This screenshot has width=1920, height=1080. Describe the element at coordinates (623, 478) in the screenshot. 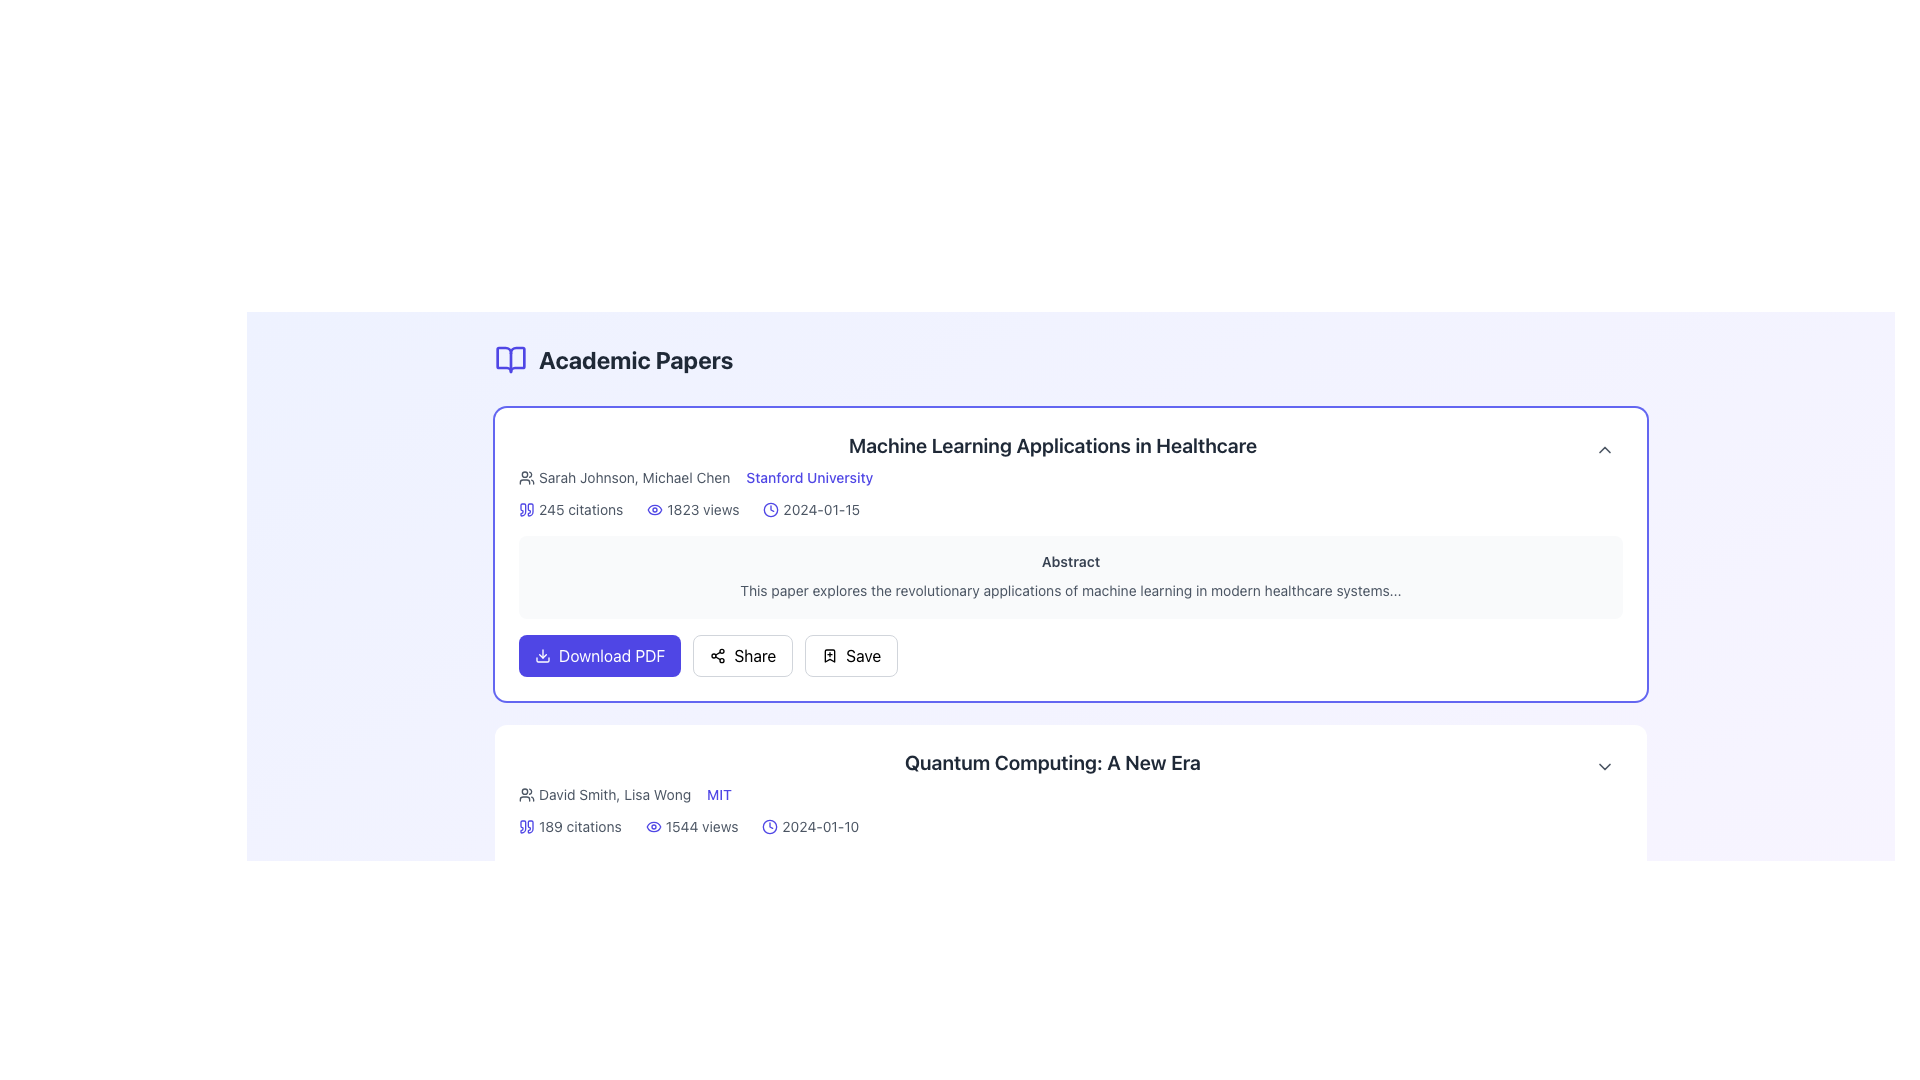

I see `names 'Sarah Johnson, Michael Chen' displayed next to the user group icon in the top section of the card for the paper titled 'Machine Learning Applications in Healthcare'` at that location.